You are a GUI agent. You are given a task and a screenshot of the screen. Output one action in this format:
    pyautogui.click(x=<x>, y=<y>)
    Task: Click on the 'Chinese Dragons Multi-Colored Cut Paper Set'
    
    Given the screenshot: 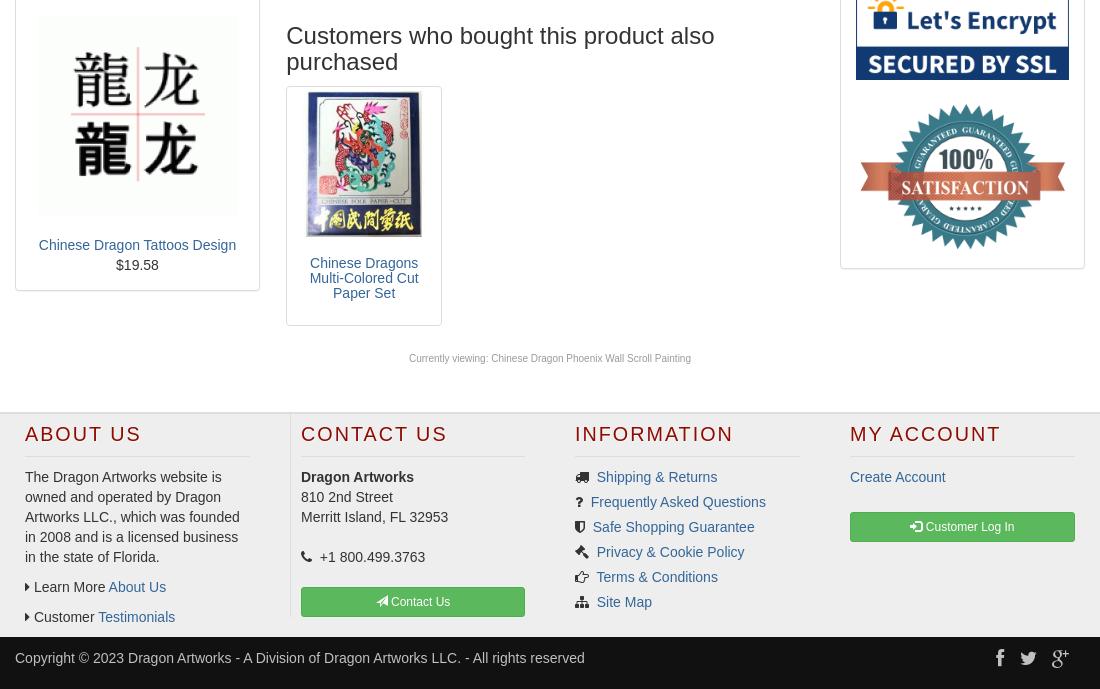 What is the action you would take?
    pyautogui.click(x=363, y=277)
    